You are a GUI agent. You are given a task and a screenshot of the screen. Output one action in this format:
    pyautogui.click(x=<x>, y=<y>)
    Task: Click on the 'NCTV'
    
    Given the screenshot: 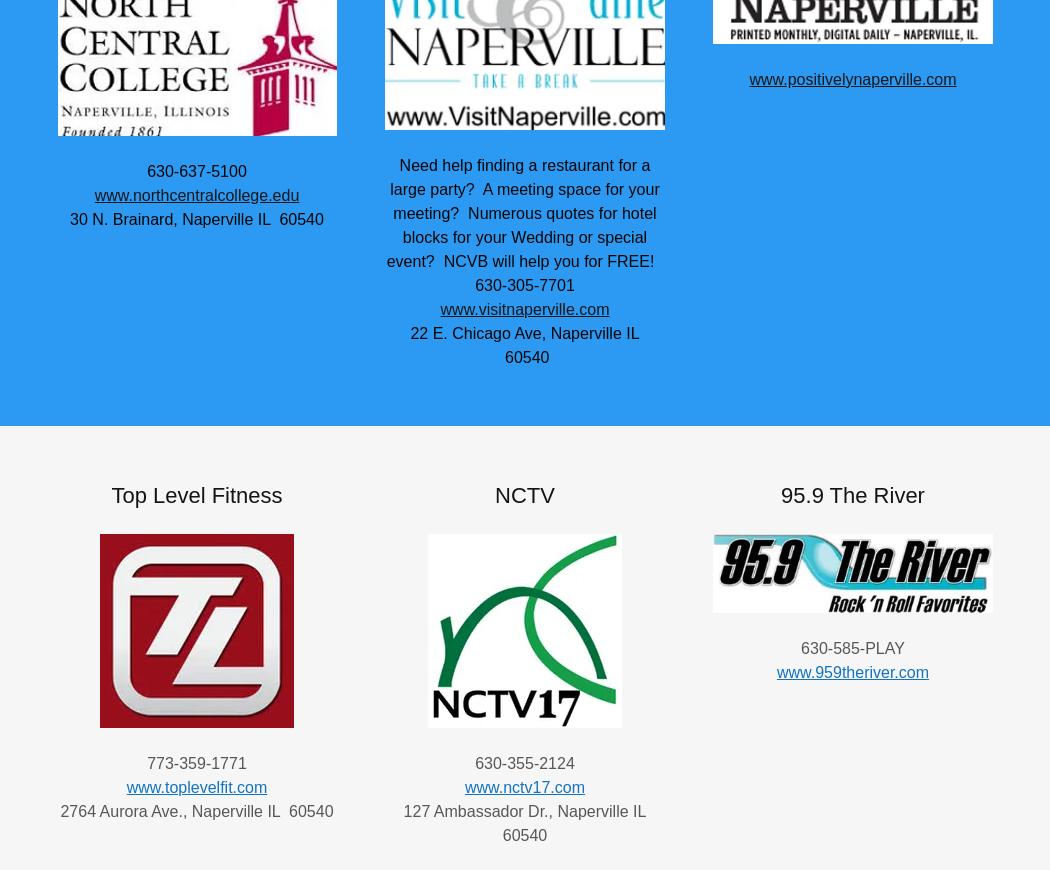 What is the action you would take?
    pyautogui.click(x=523, y=494)
    